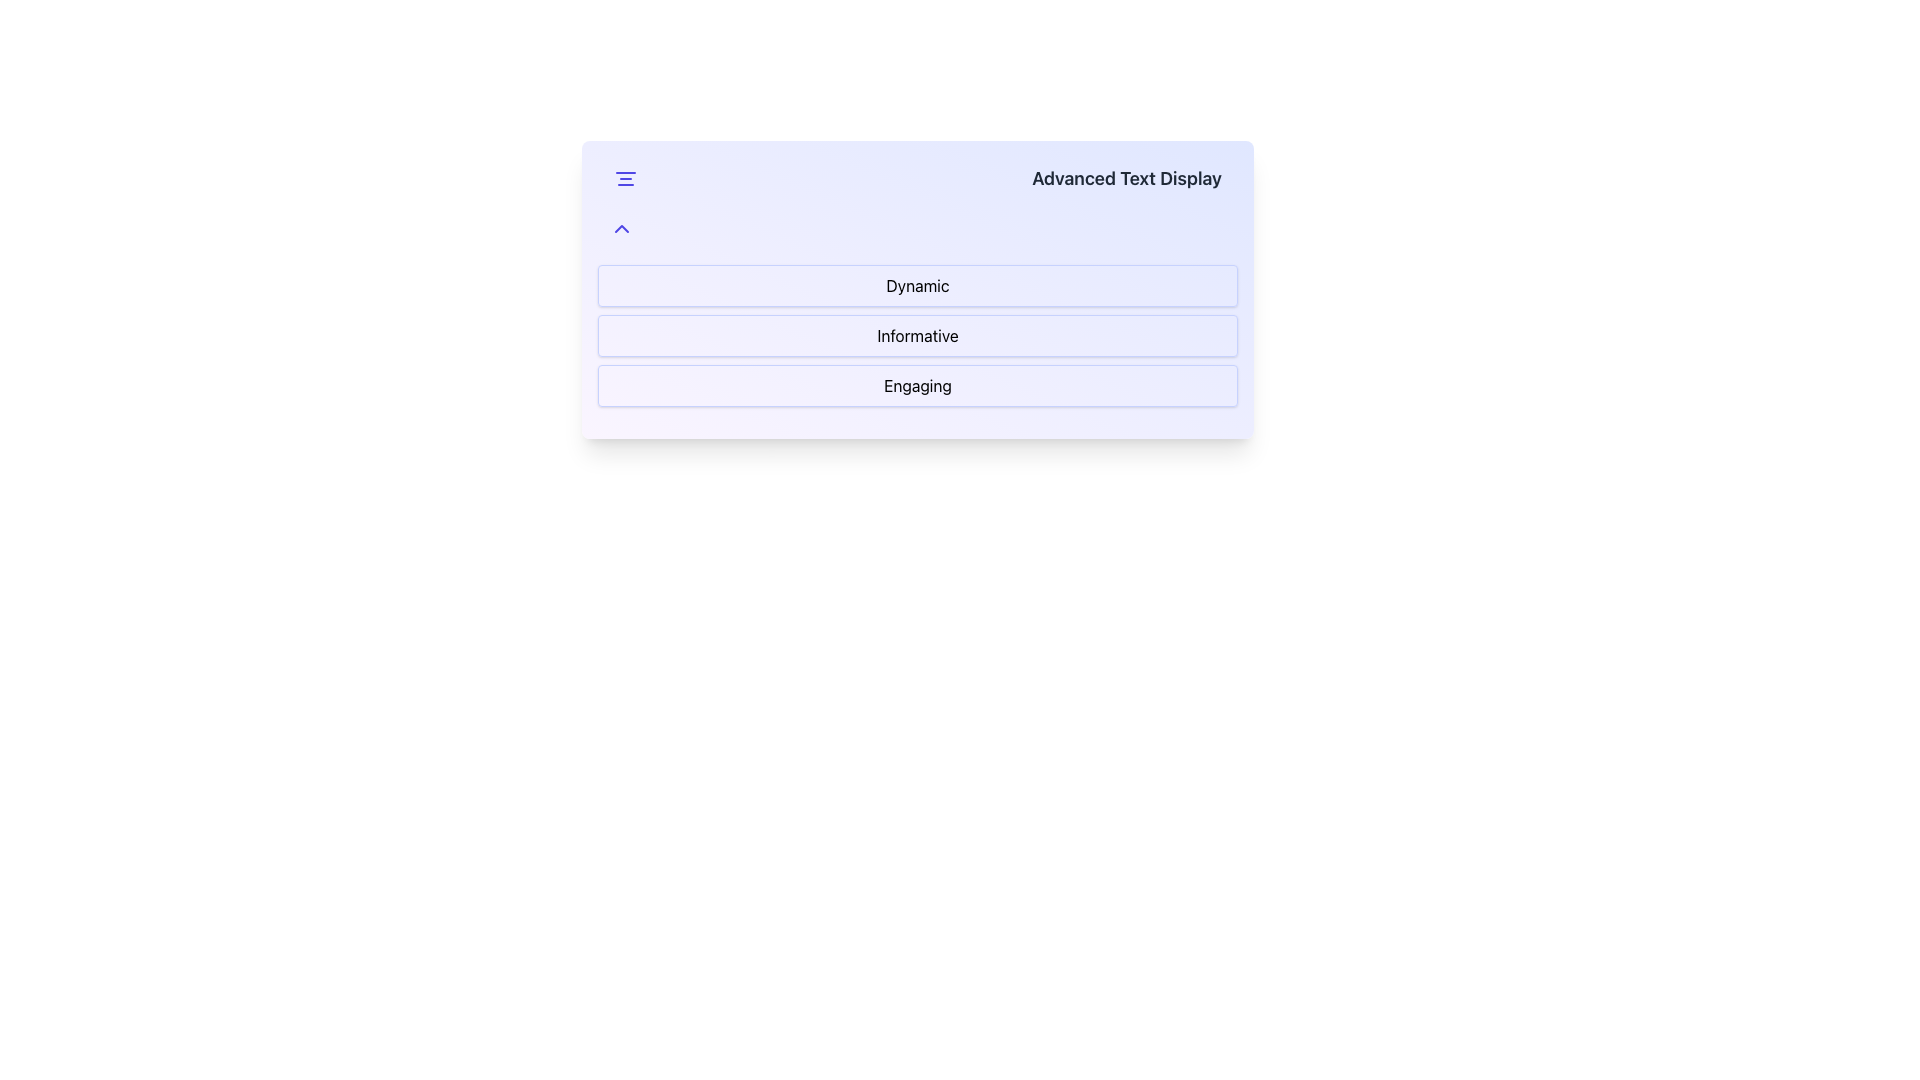 The image size is (1920, 1080). I want to click on the Text Label located in the upper-right quarter of the layout, which serves as a descriptive or informational label indicating the content or purpose of the section, so click(1127, 177).